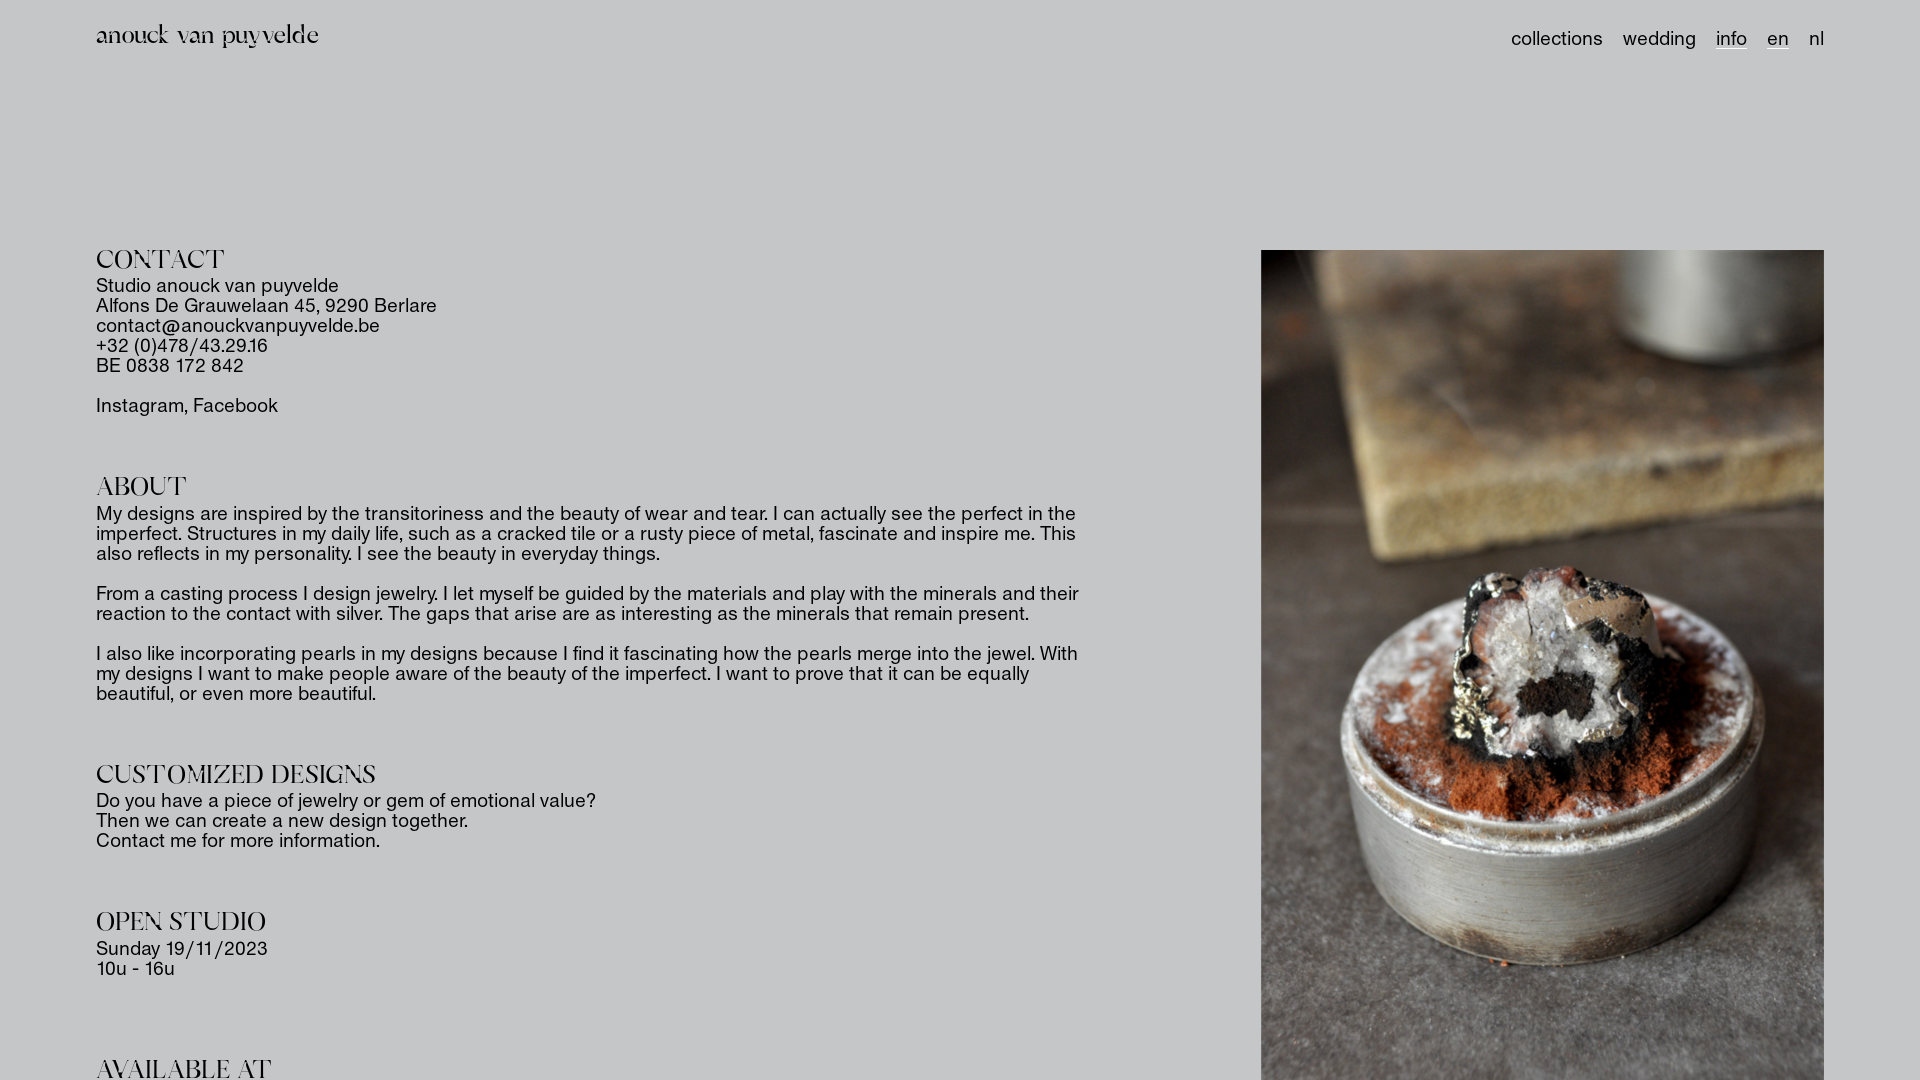  Describe the element at coordinates (1555, 39) in the screenshot. I see `'collections'` at that location.